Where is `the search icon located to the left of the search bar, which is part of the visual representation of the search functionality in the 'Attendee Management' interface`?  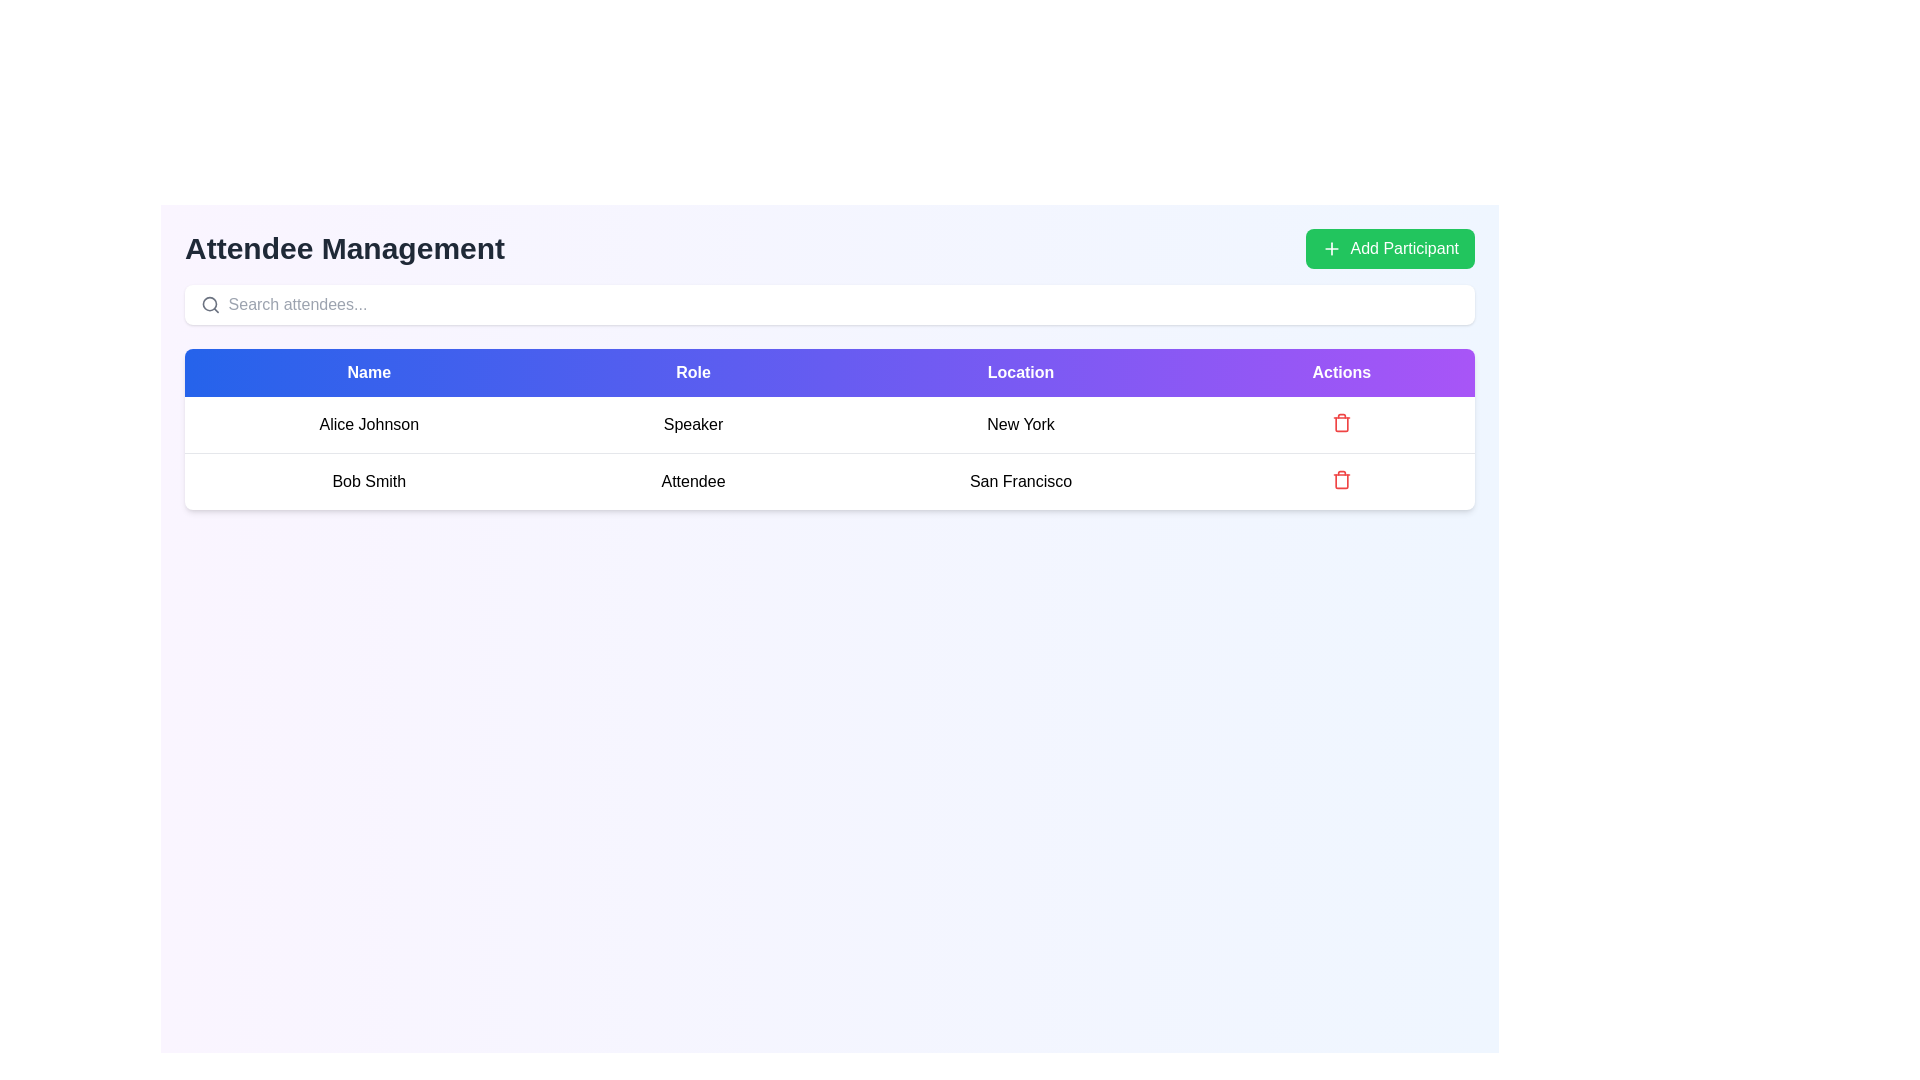
the search icon located to the left of the search bar, which is part of the visual representation of the search functionality in the 'Attendee Management' interface is located at coordinates (210, 304).